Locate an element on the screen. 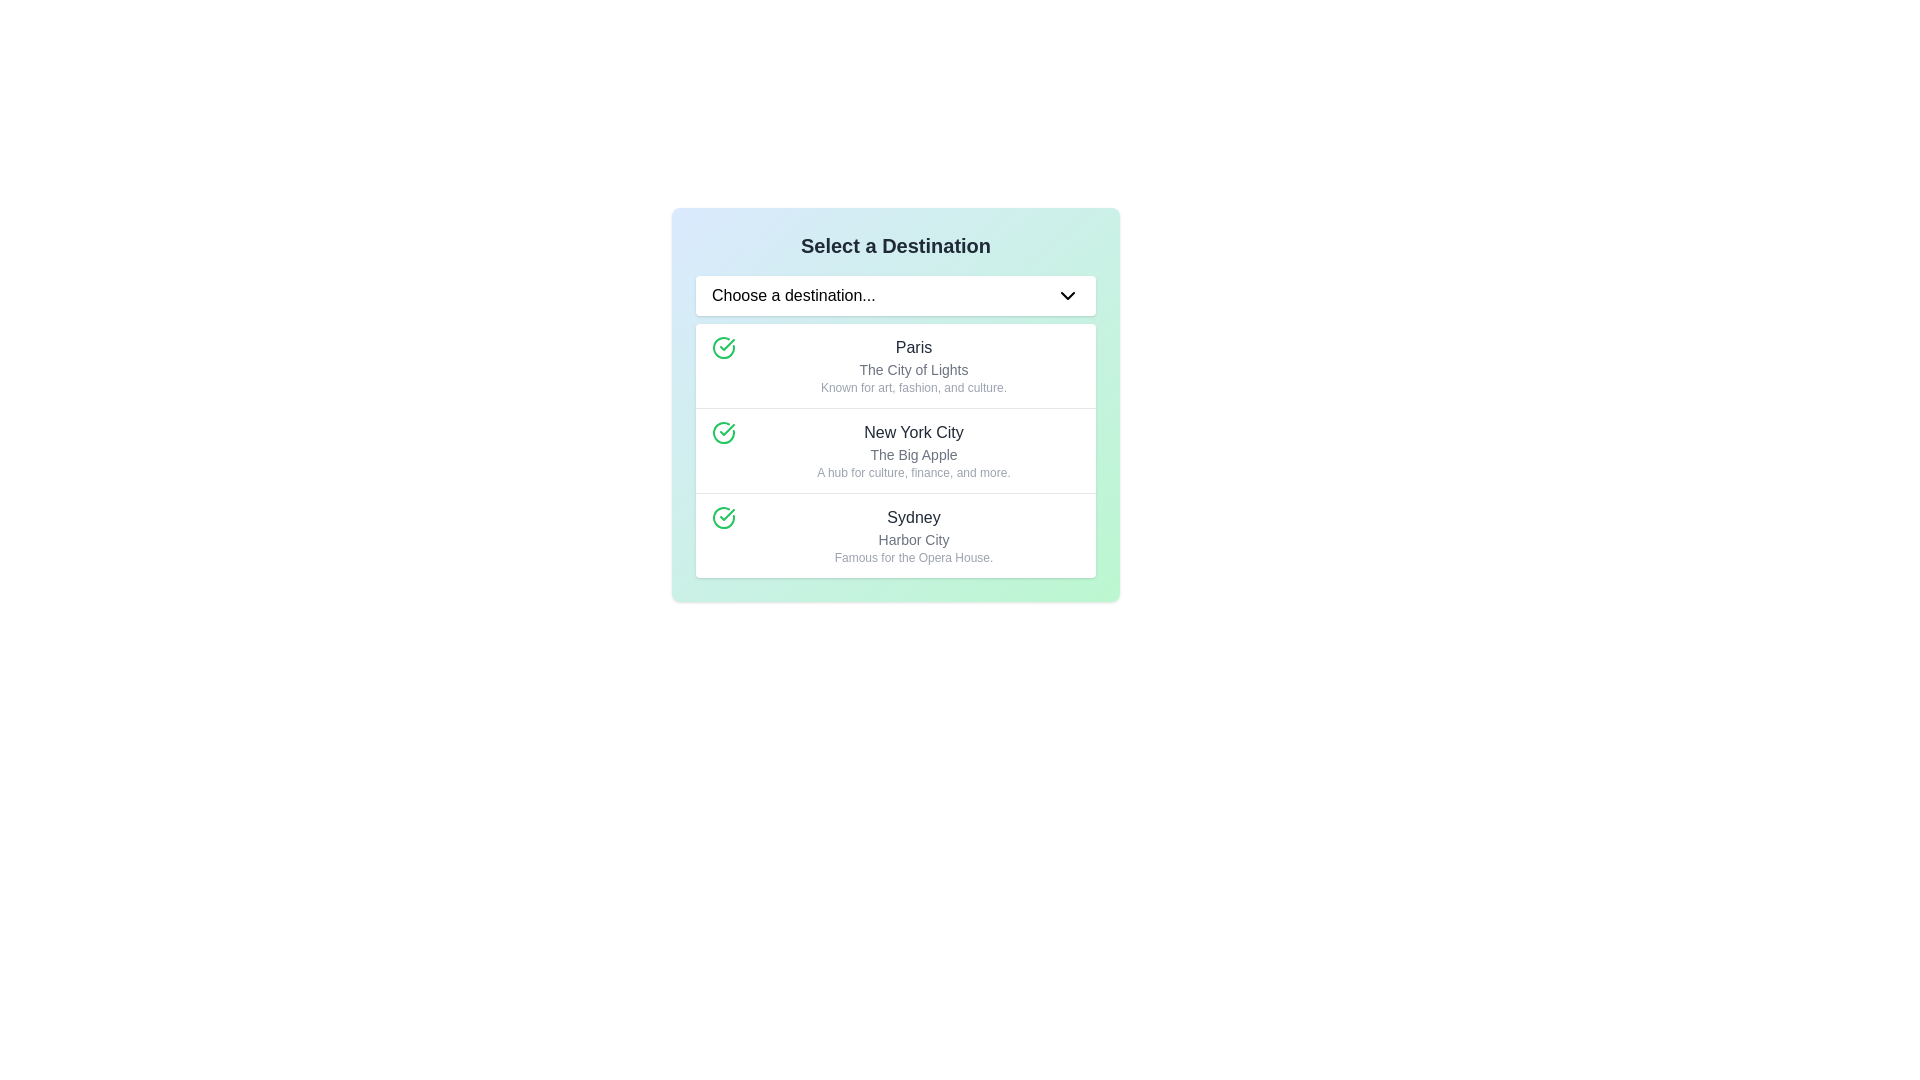 The image size is (1920, 1080). the second informational list item in the selectable destinations list, located between 'Paris' and 'Sydney' is located at coordinates (912, 451).